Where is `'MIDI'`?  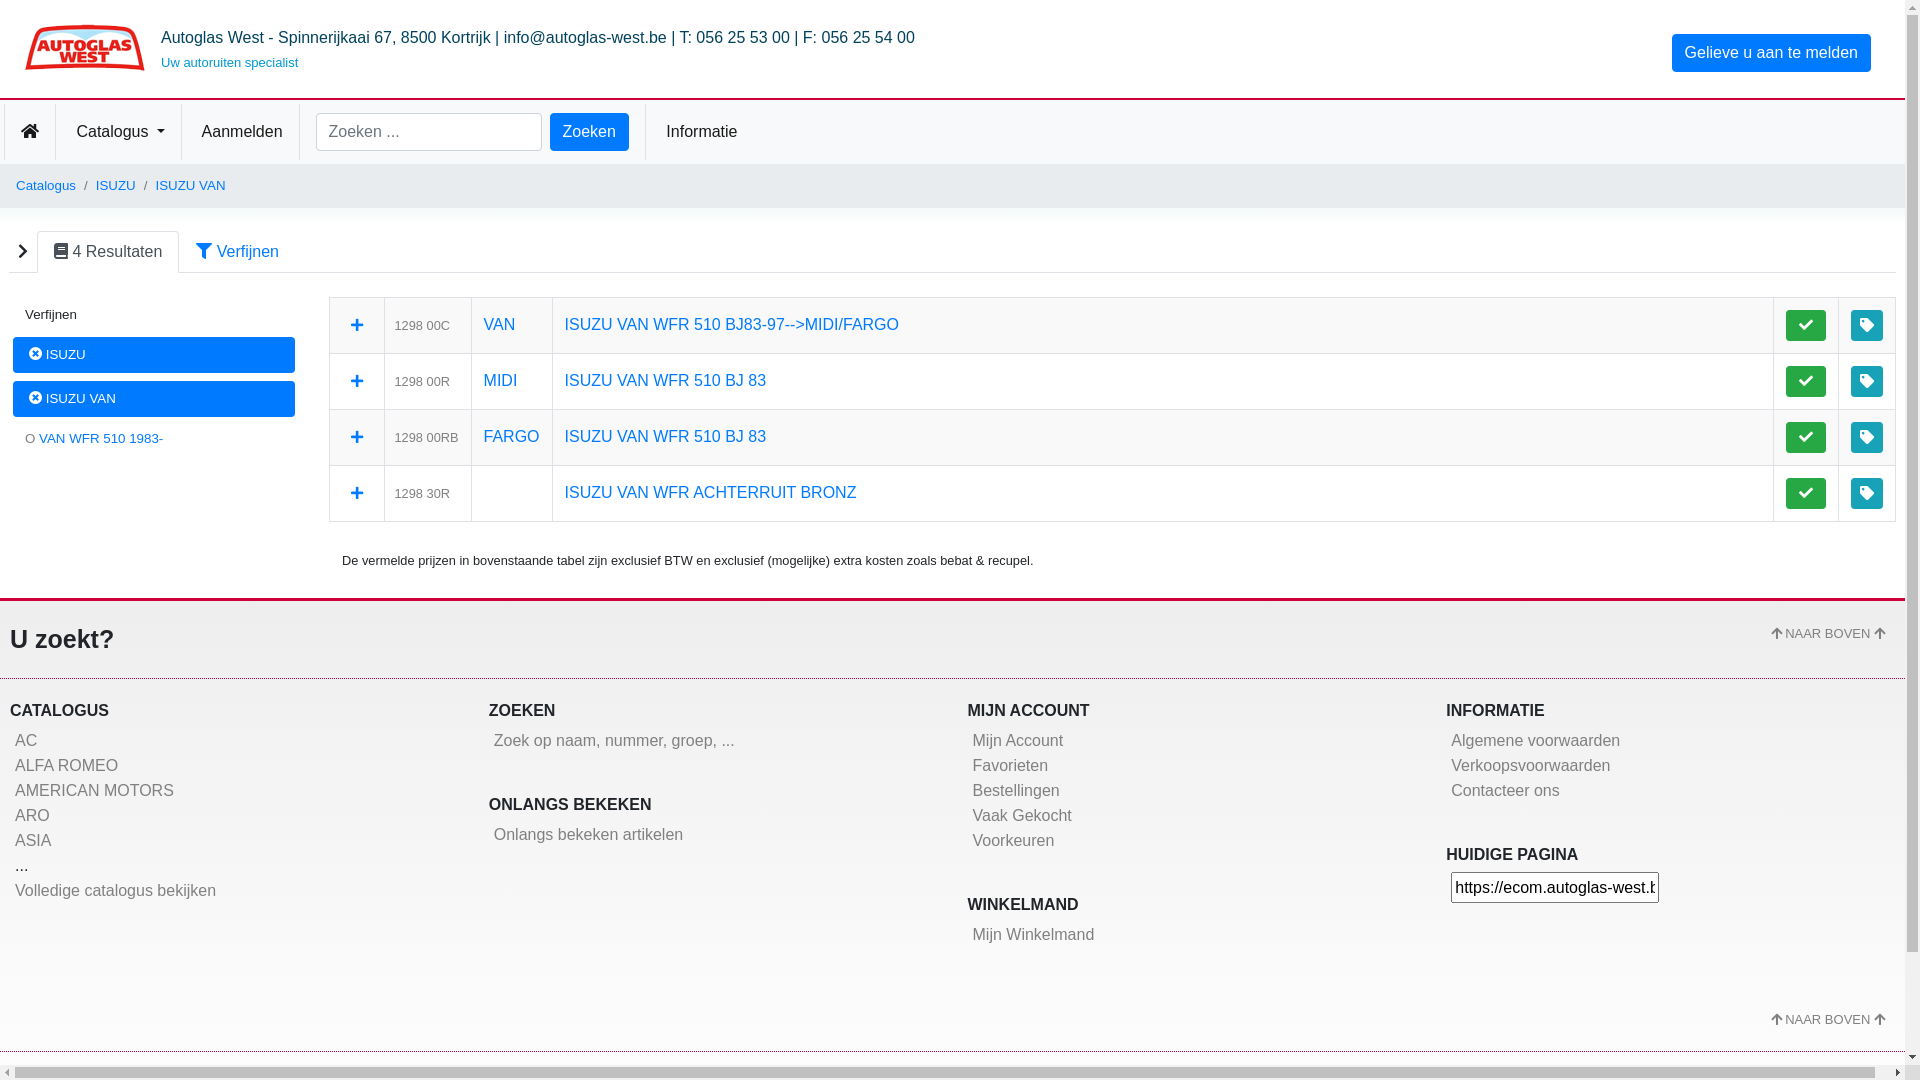
'MIDI' is located at coordinates (500, 380).